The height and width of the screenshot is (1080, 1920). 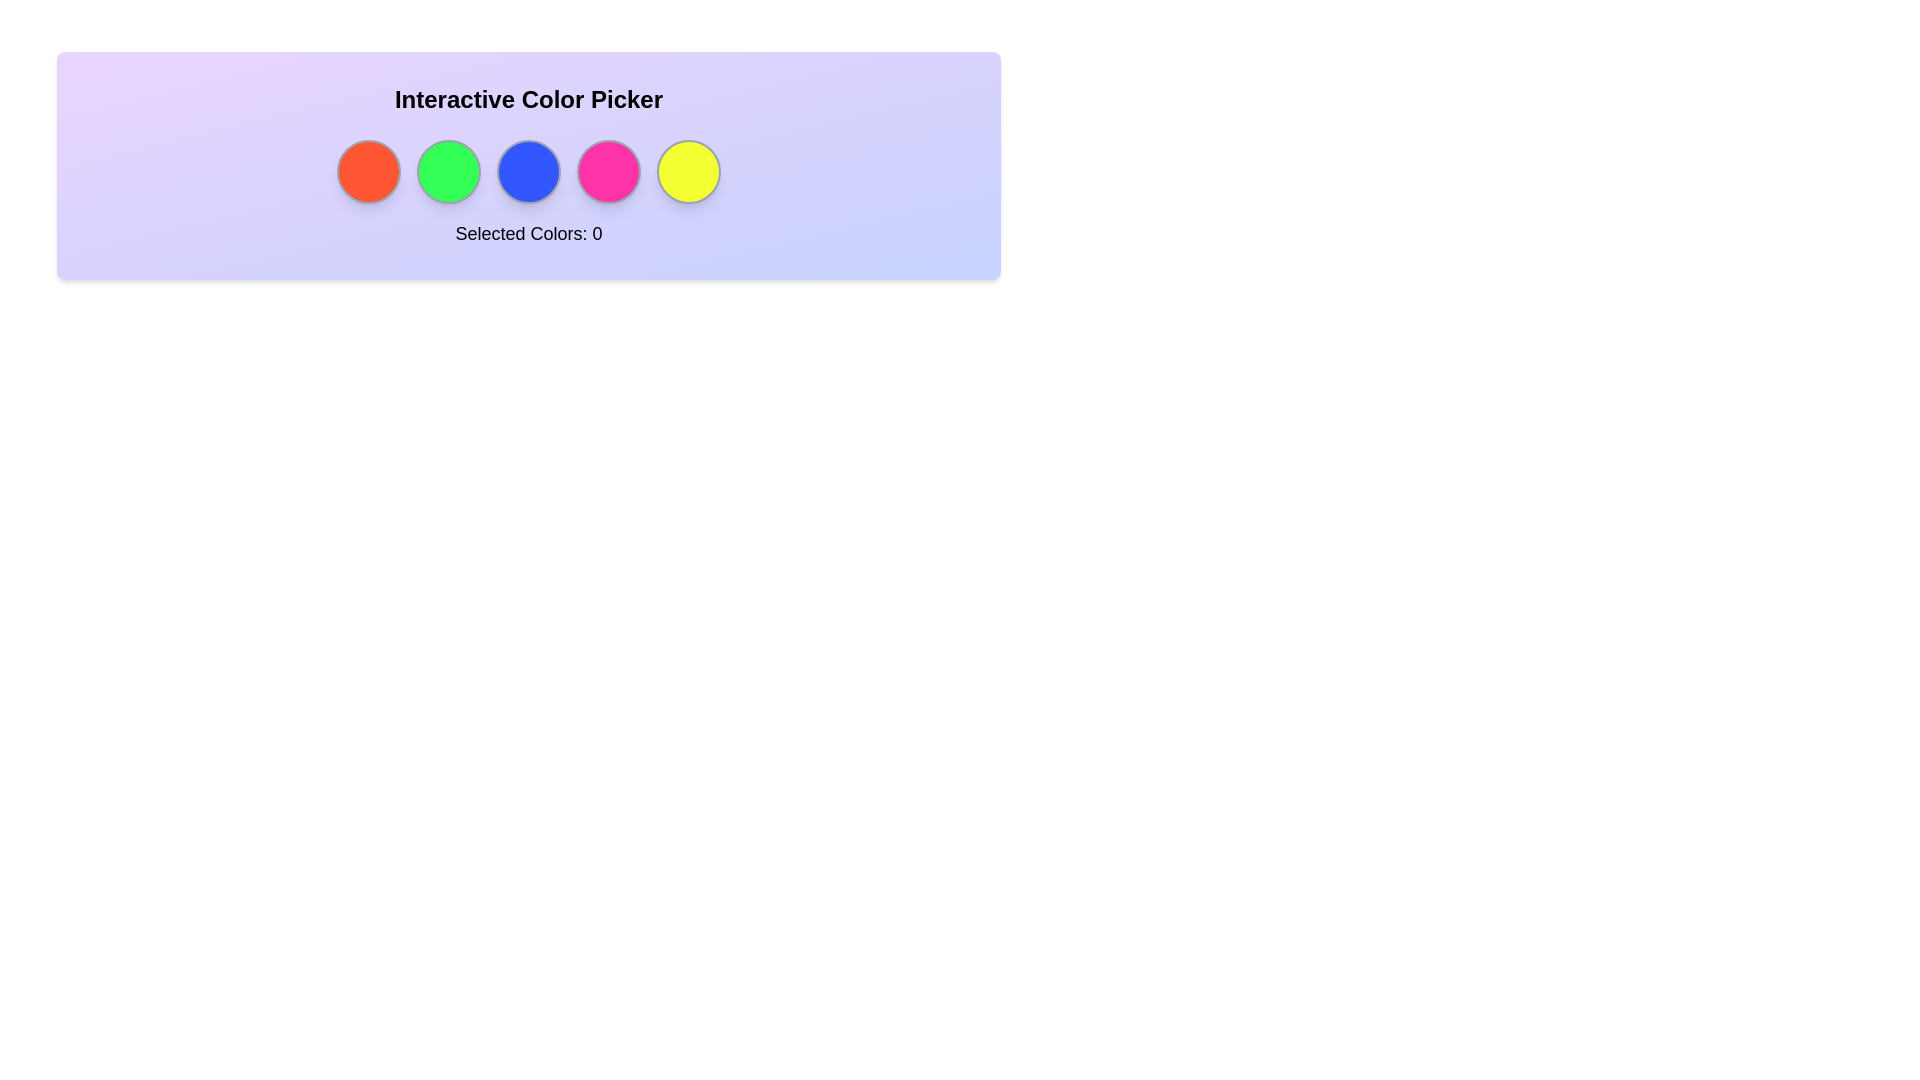 What do you see at coordinates (689, 171) in the screenshot?
I see `the circle corresponding to the color yellow` at bounding box center [689, 171].